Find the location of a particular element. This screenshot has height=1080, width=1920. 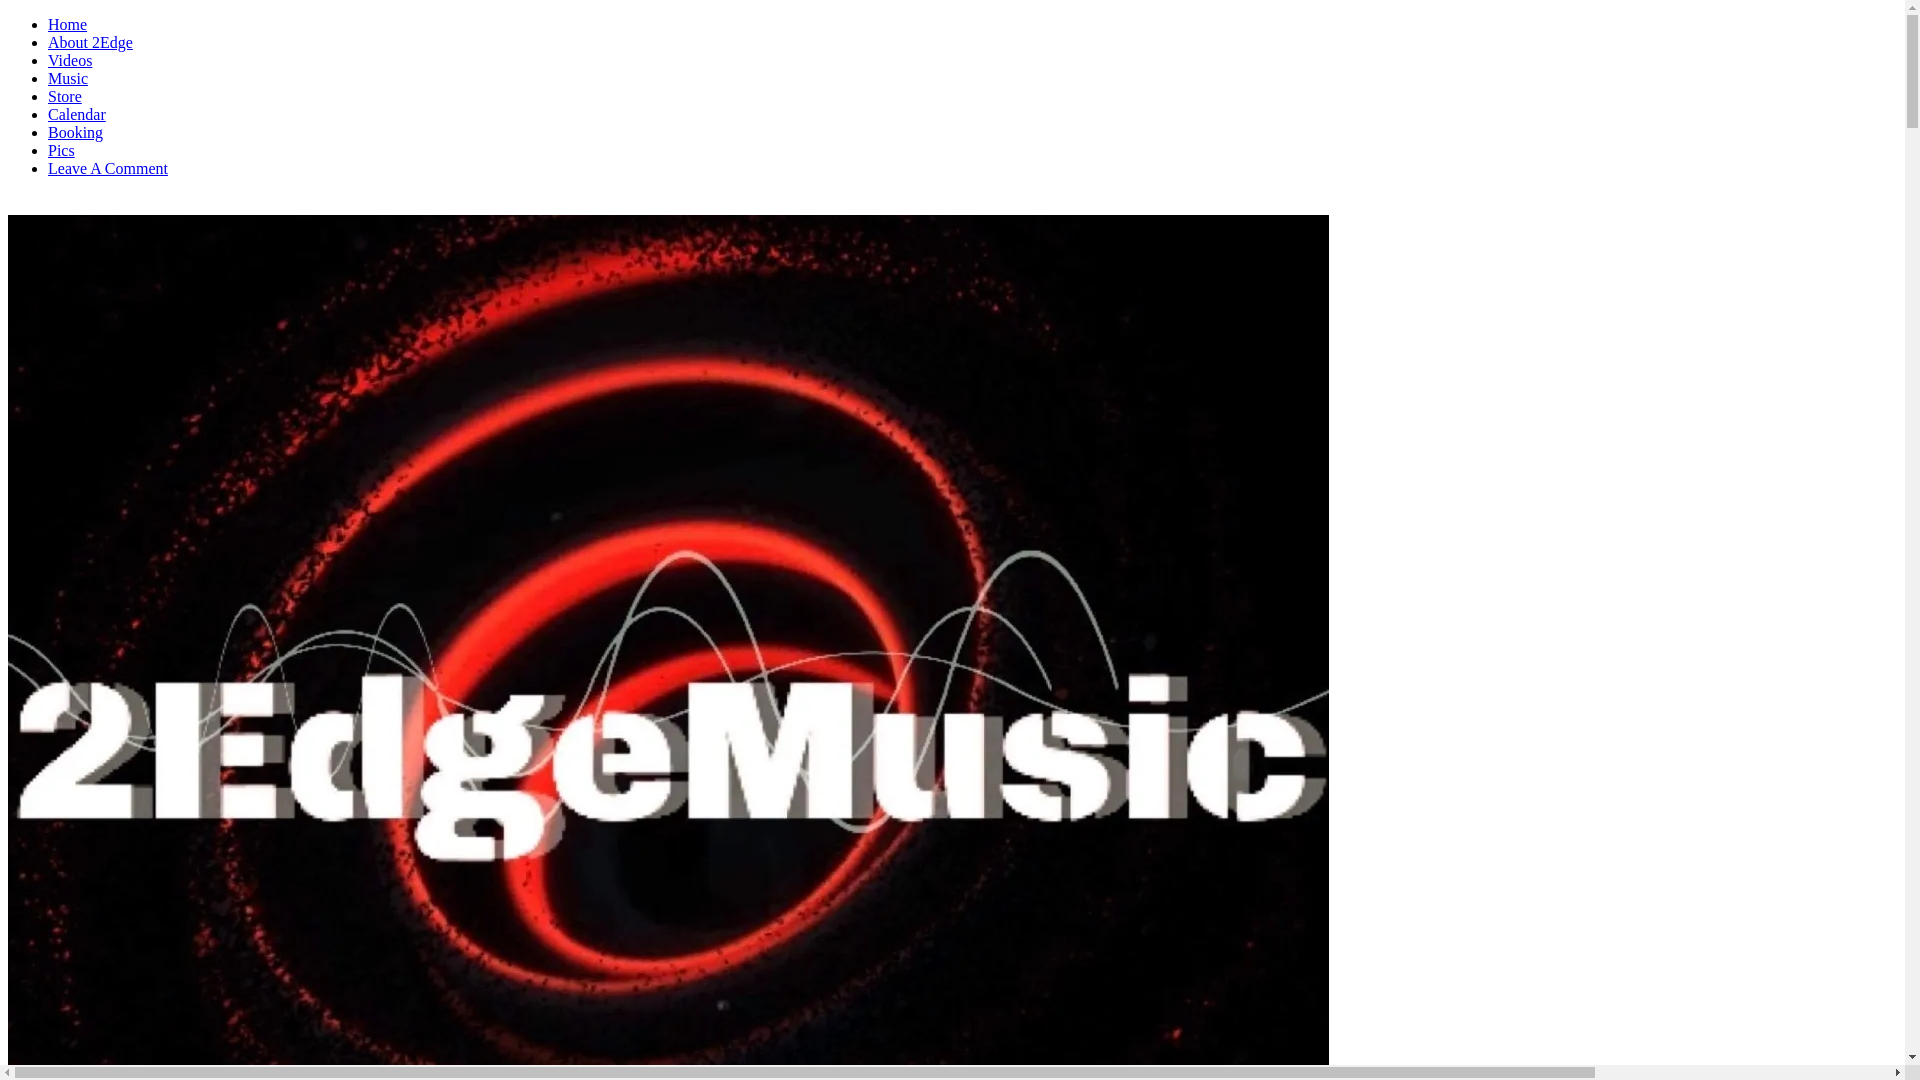

'Pics' is located at coordinates (61, 149).